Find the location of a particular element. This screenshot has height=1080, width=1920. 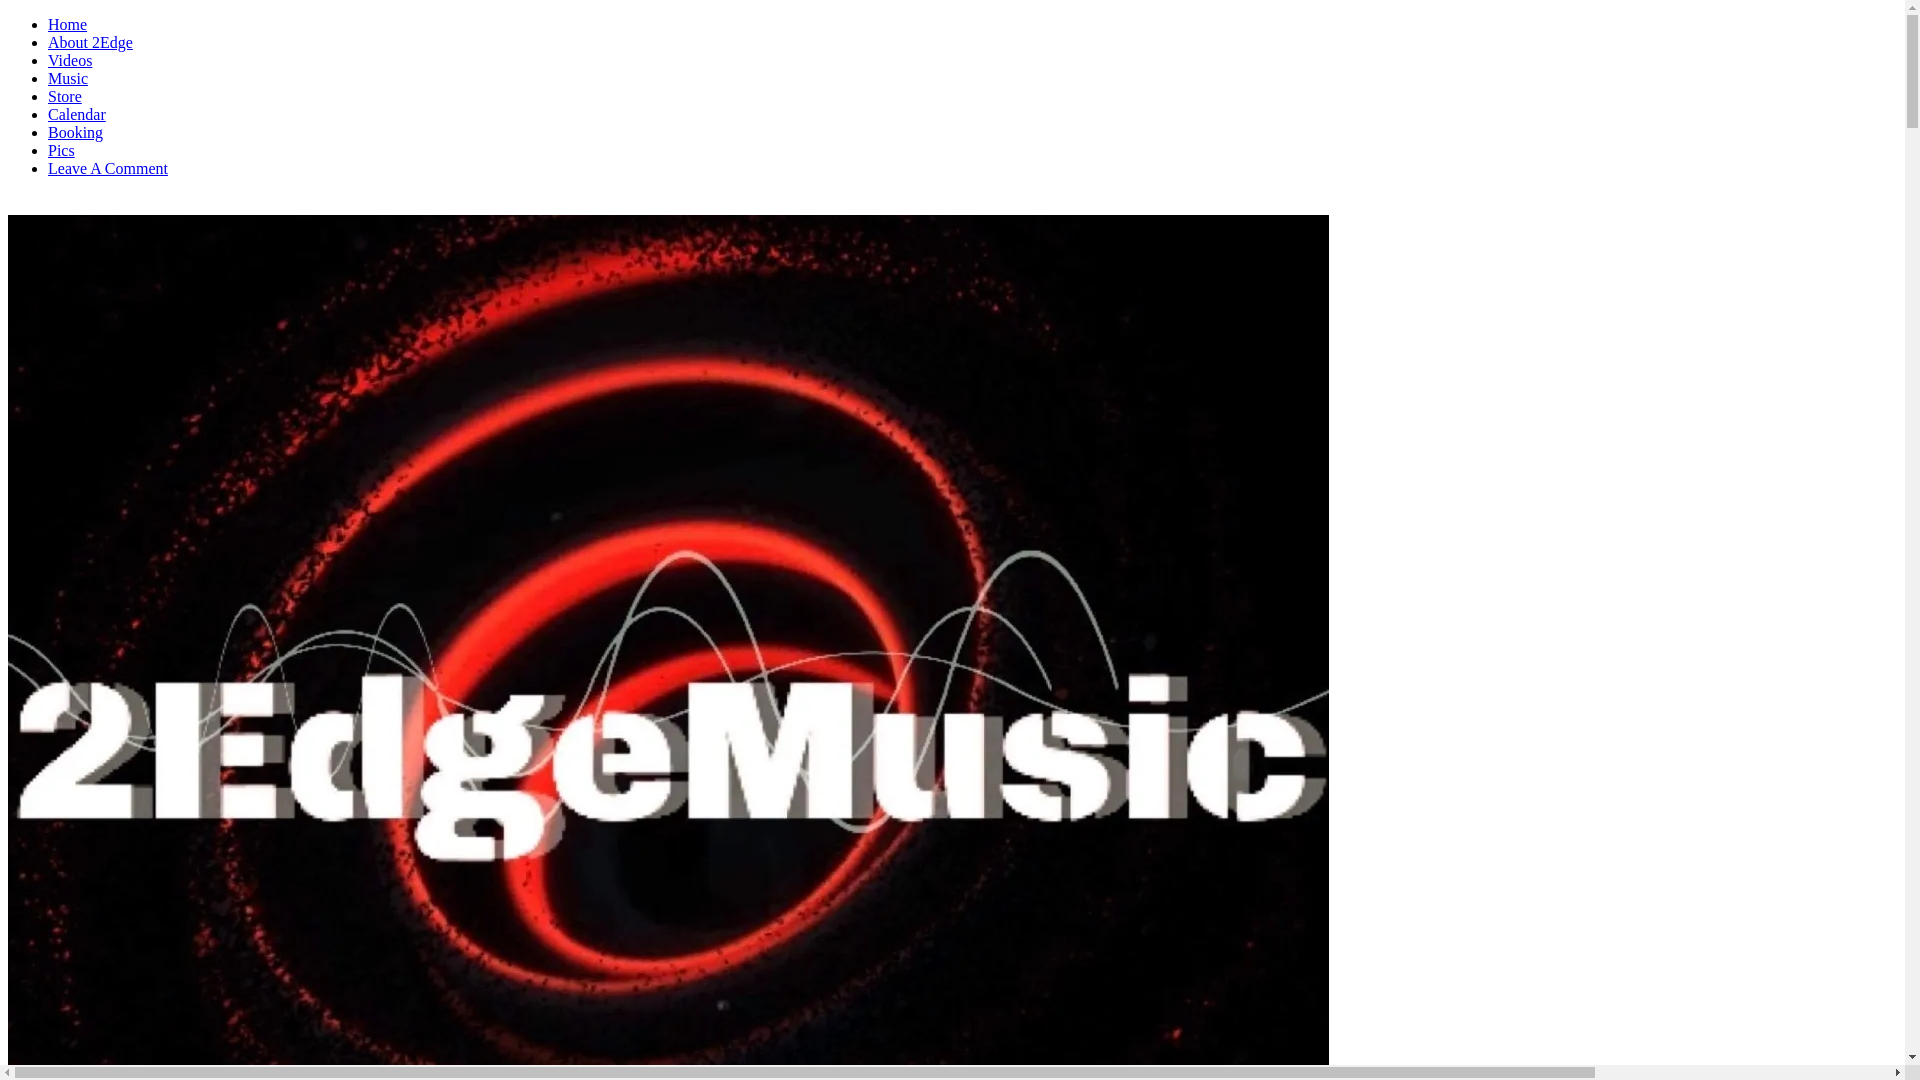

'Pics' is located at coordinates (61, 149).